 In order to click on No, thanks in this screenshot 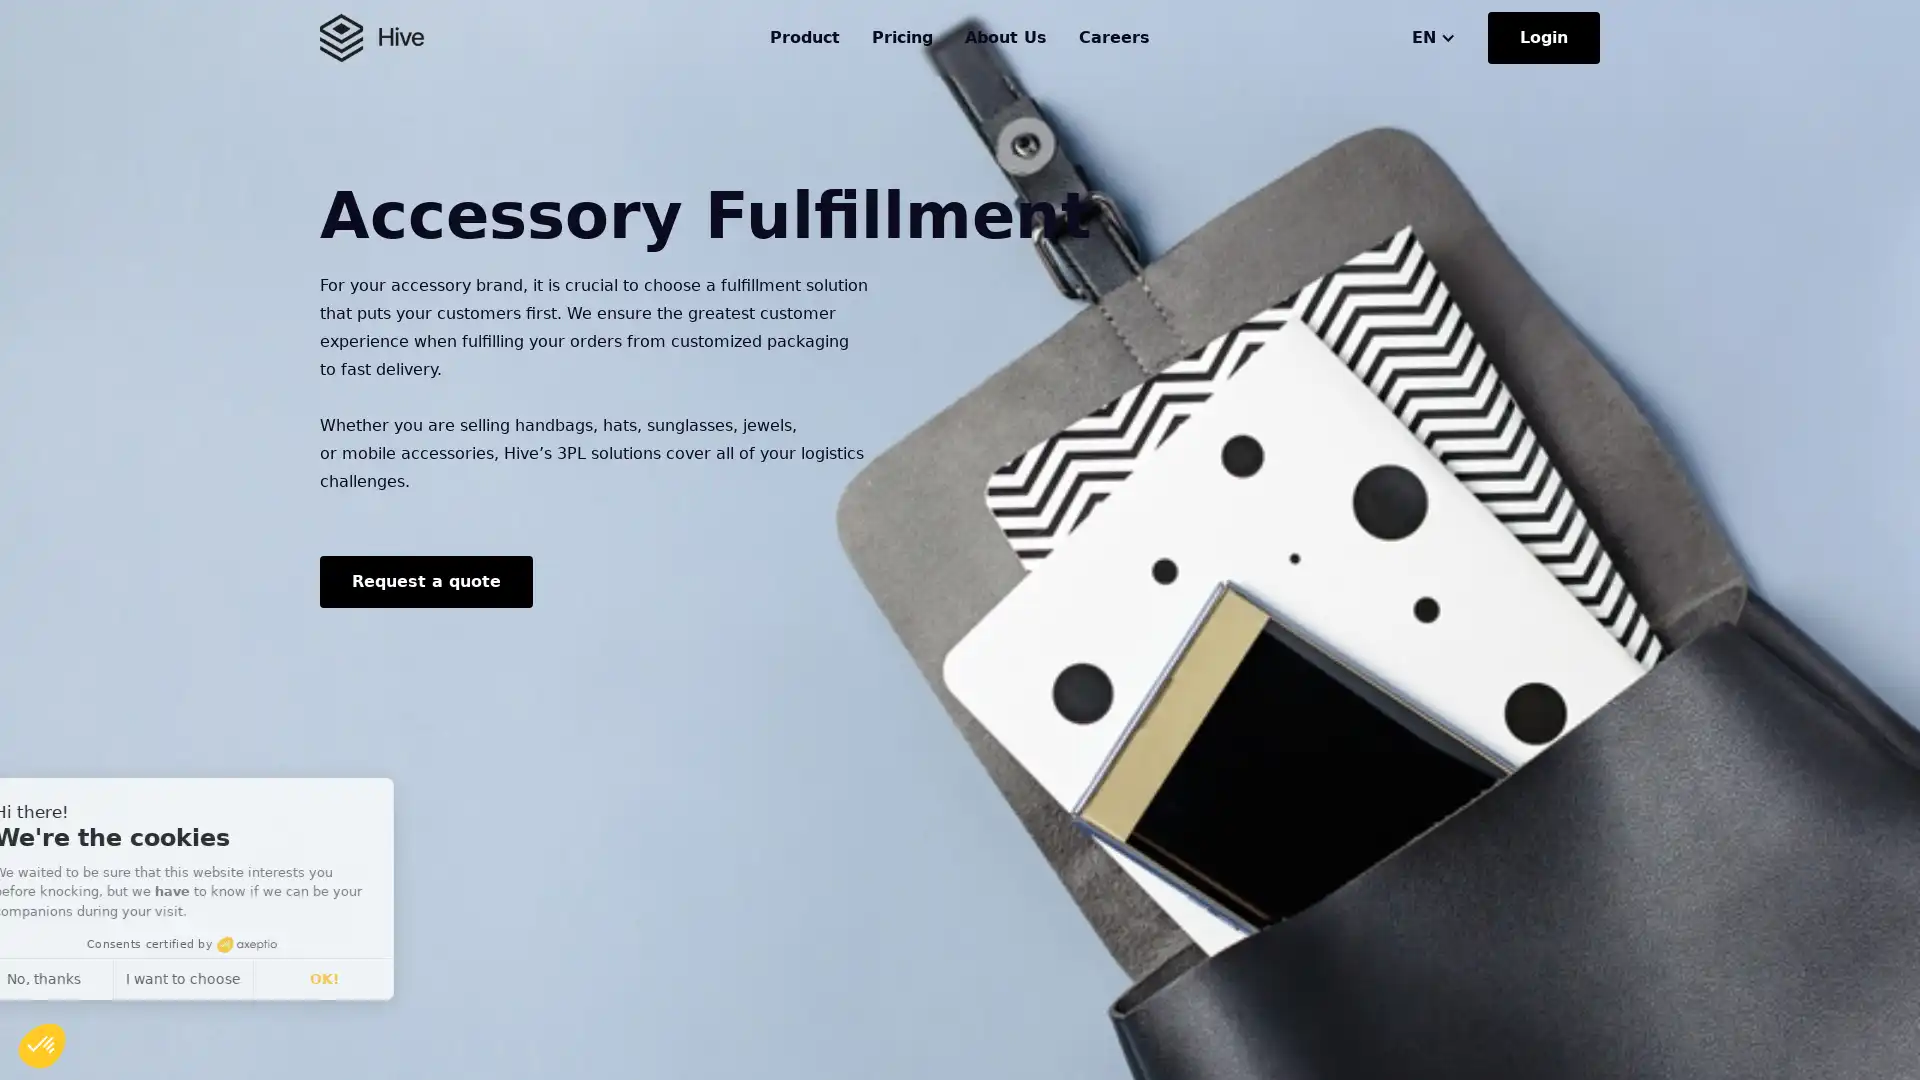, I will do `click(89, 978)`.